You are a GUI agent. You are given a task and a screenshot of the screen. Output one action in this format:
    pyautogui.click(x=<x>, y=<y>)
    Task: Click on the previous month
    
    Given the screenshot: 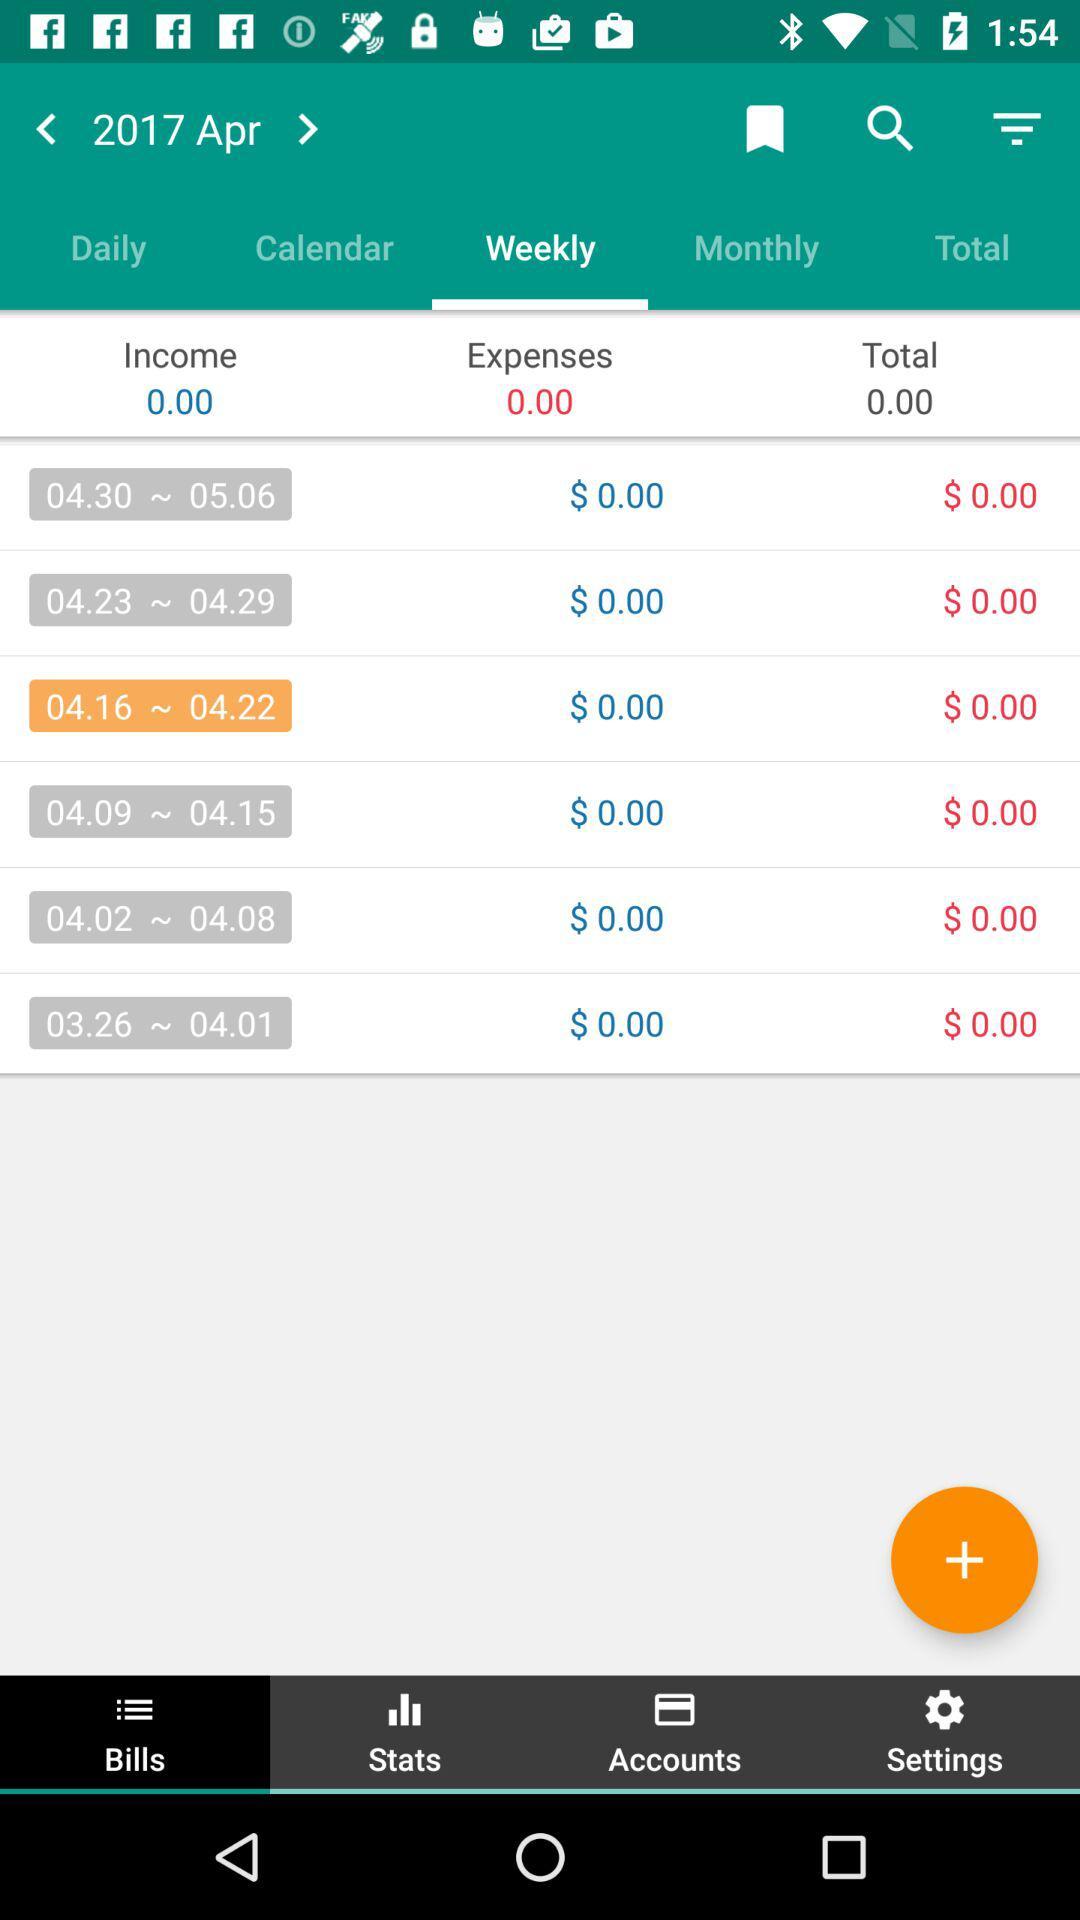 What is the action you would take?
    pyautogui.click(x=45, y=127)
    